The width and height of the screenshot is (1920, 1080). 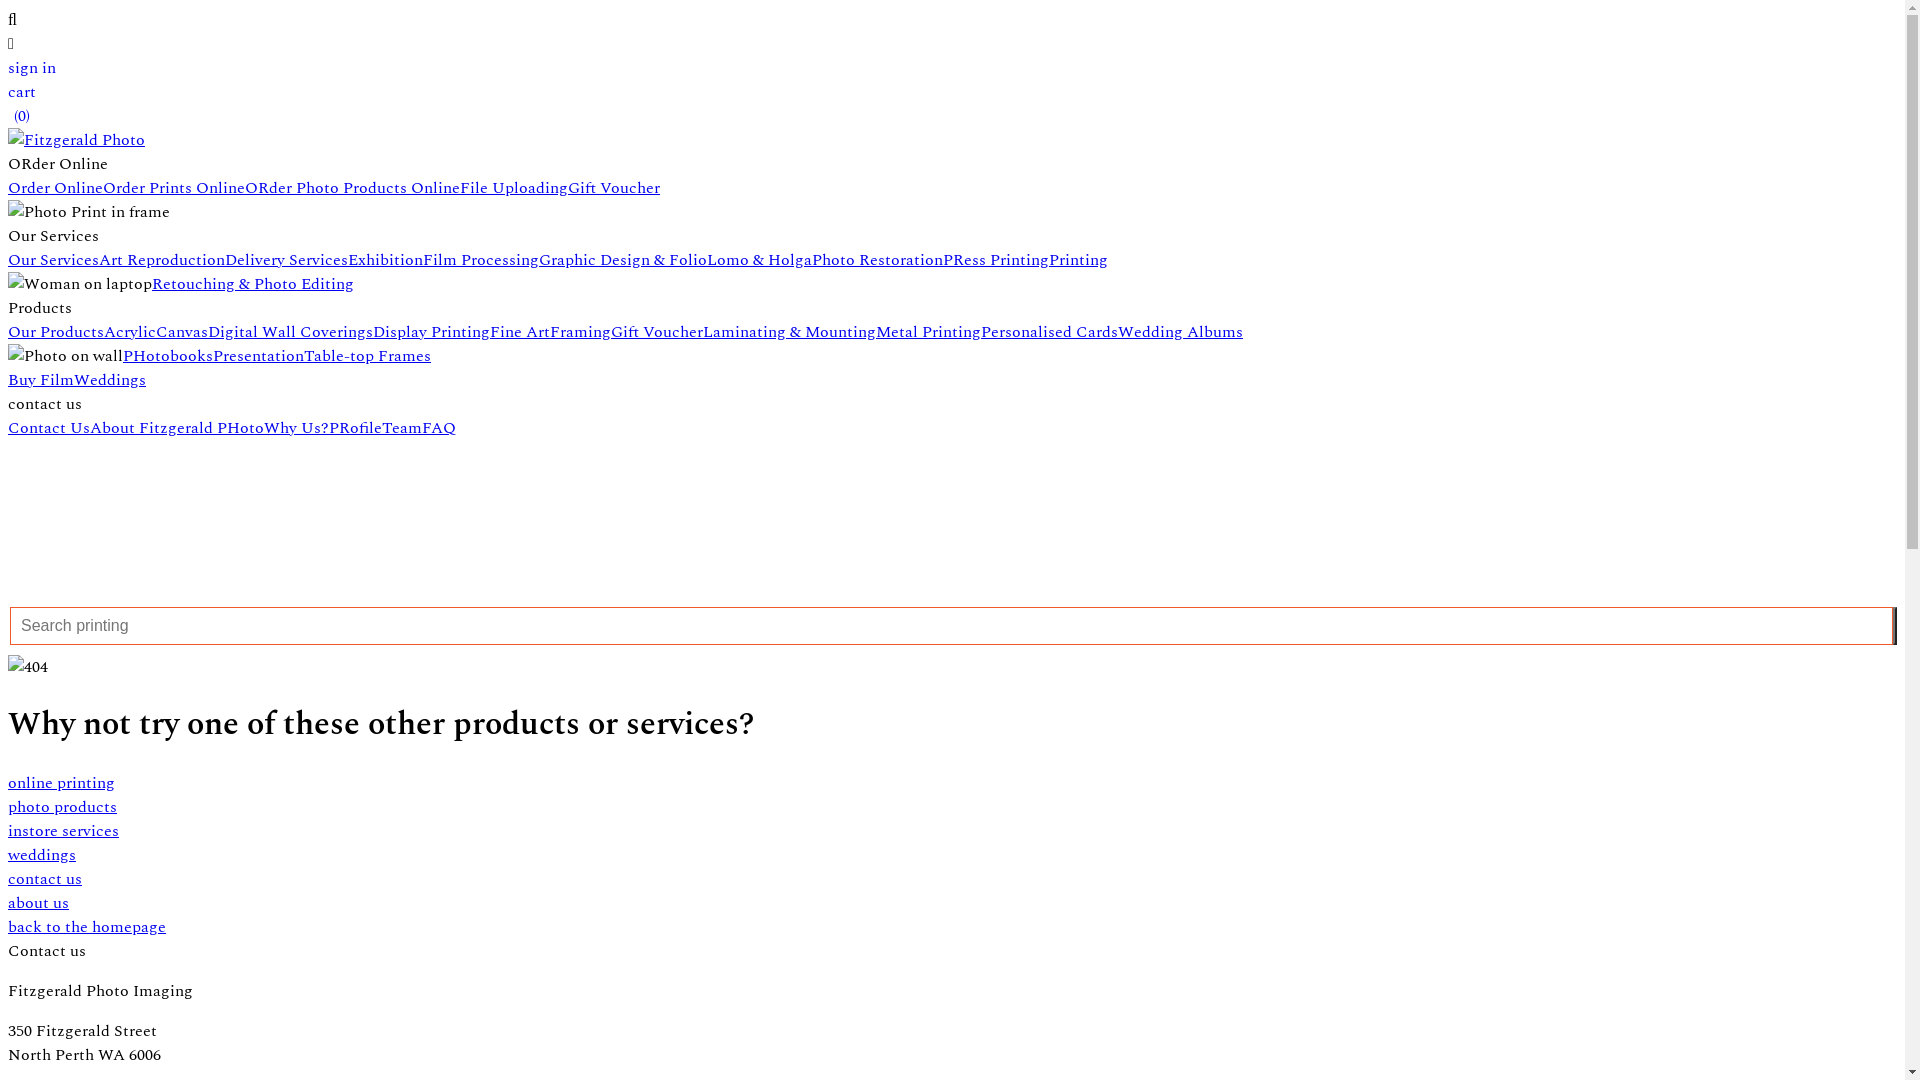 I want to click on 'Framing', so click(x=579, y=330).